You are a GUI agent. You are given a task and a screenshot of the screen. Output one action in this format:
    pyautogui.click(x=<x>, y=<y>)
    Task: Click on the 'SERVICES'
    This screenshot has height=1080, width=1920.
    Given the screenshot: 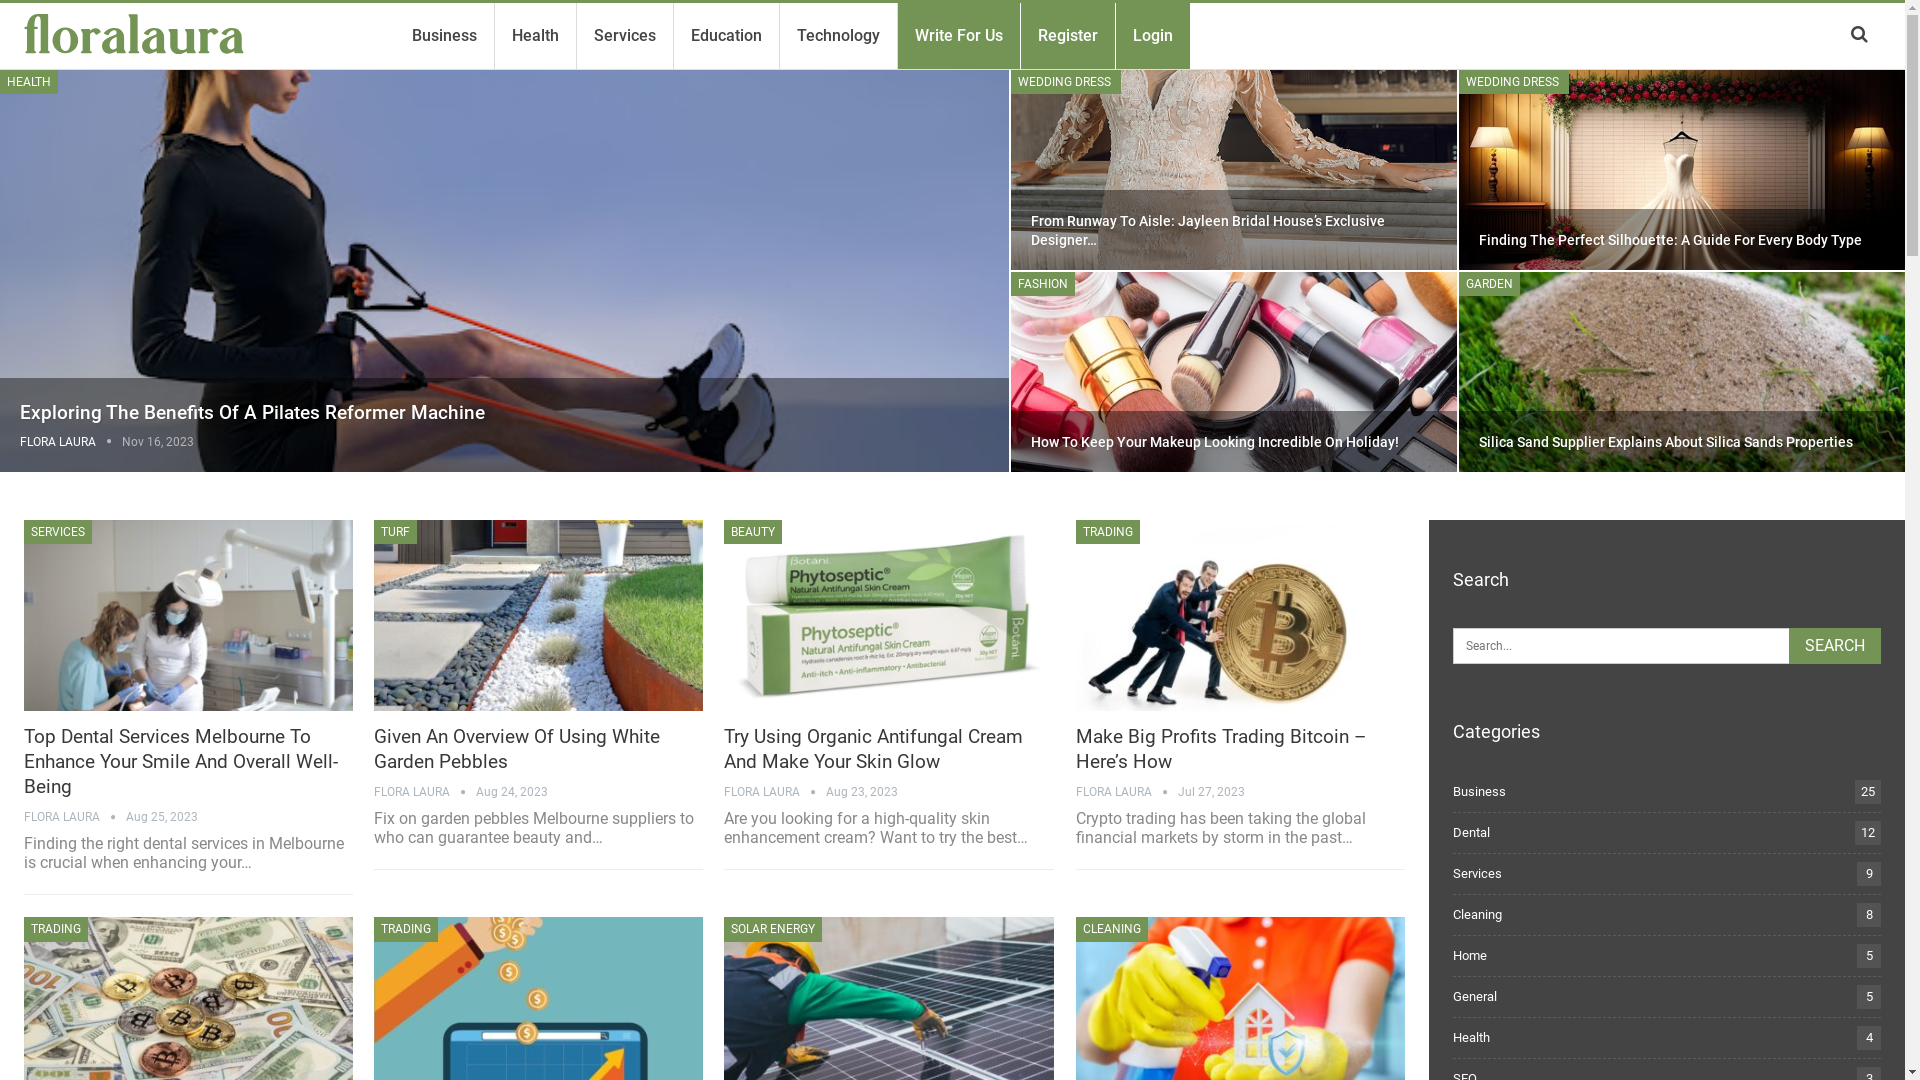 What is the action you would take?
    pyautogui.click(x=57, y=531)
    